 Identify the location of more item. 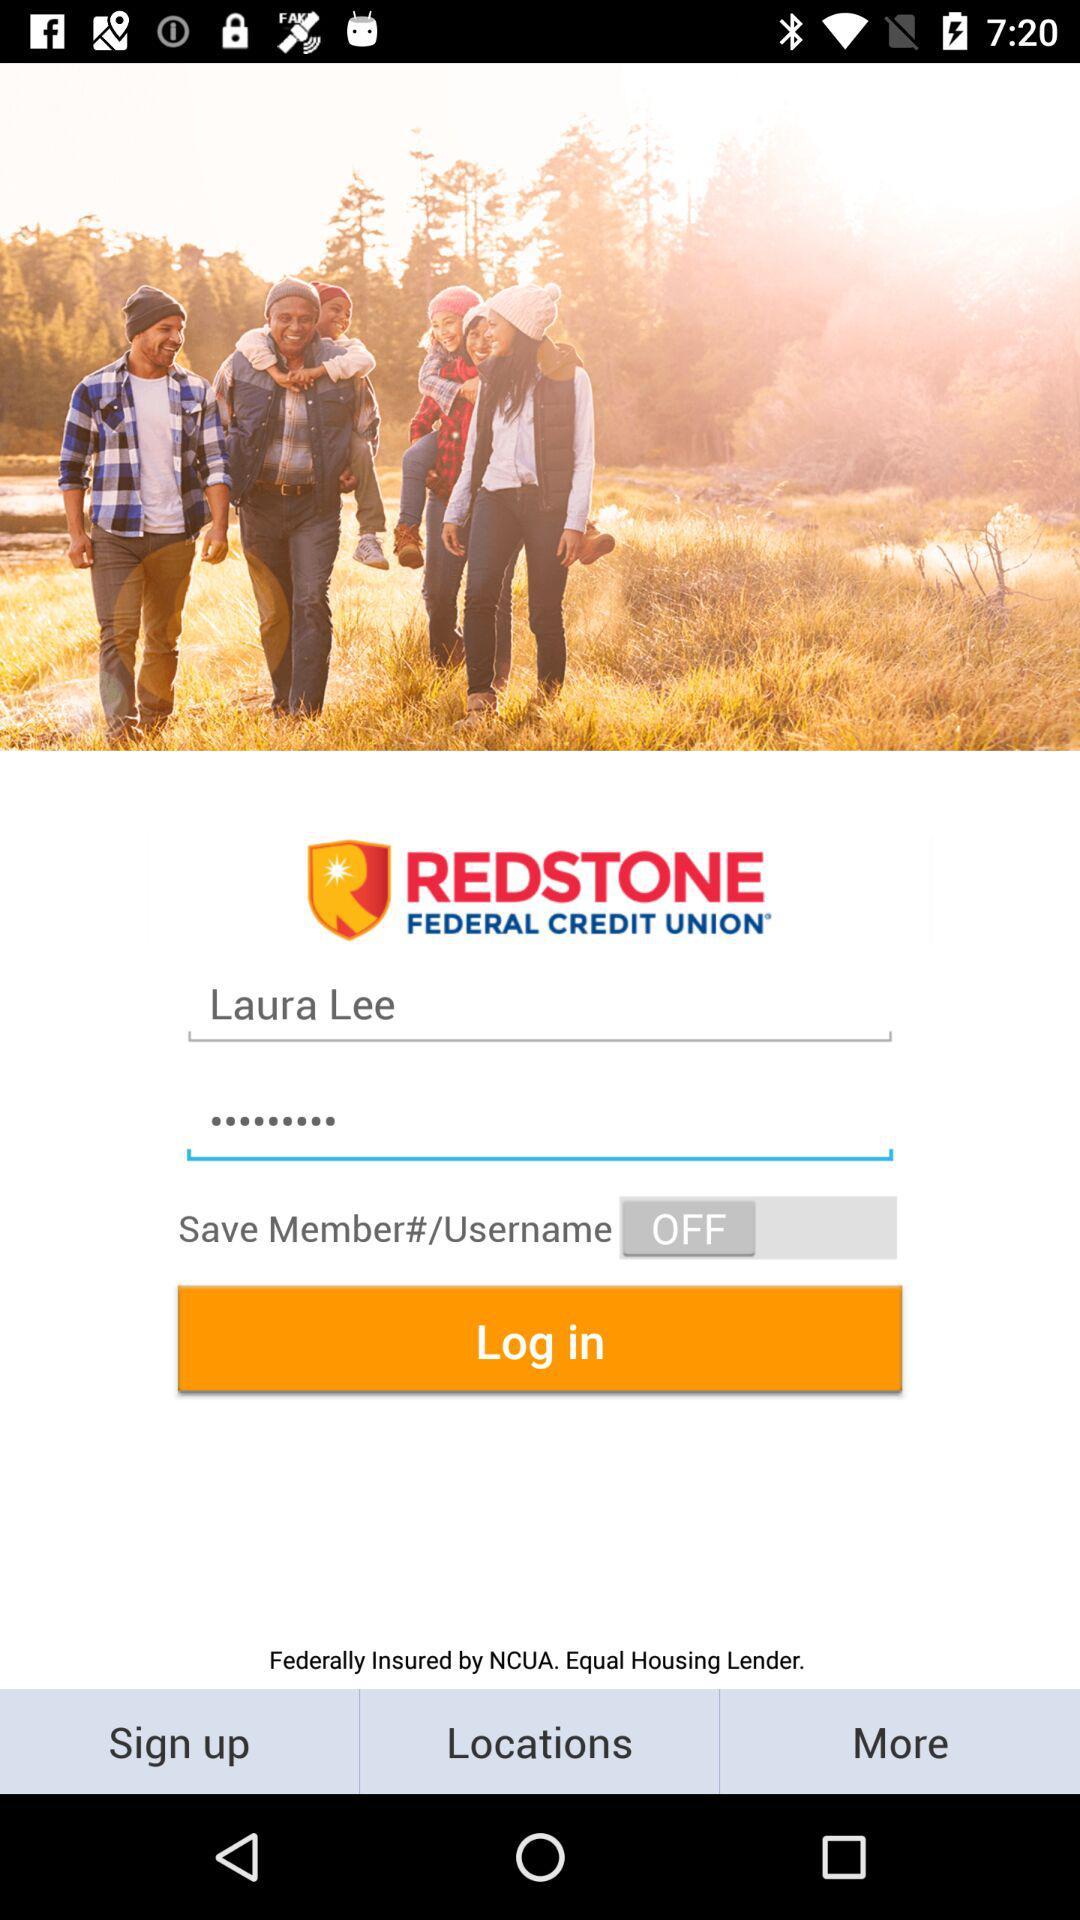
(898, 1740).